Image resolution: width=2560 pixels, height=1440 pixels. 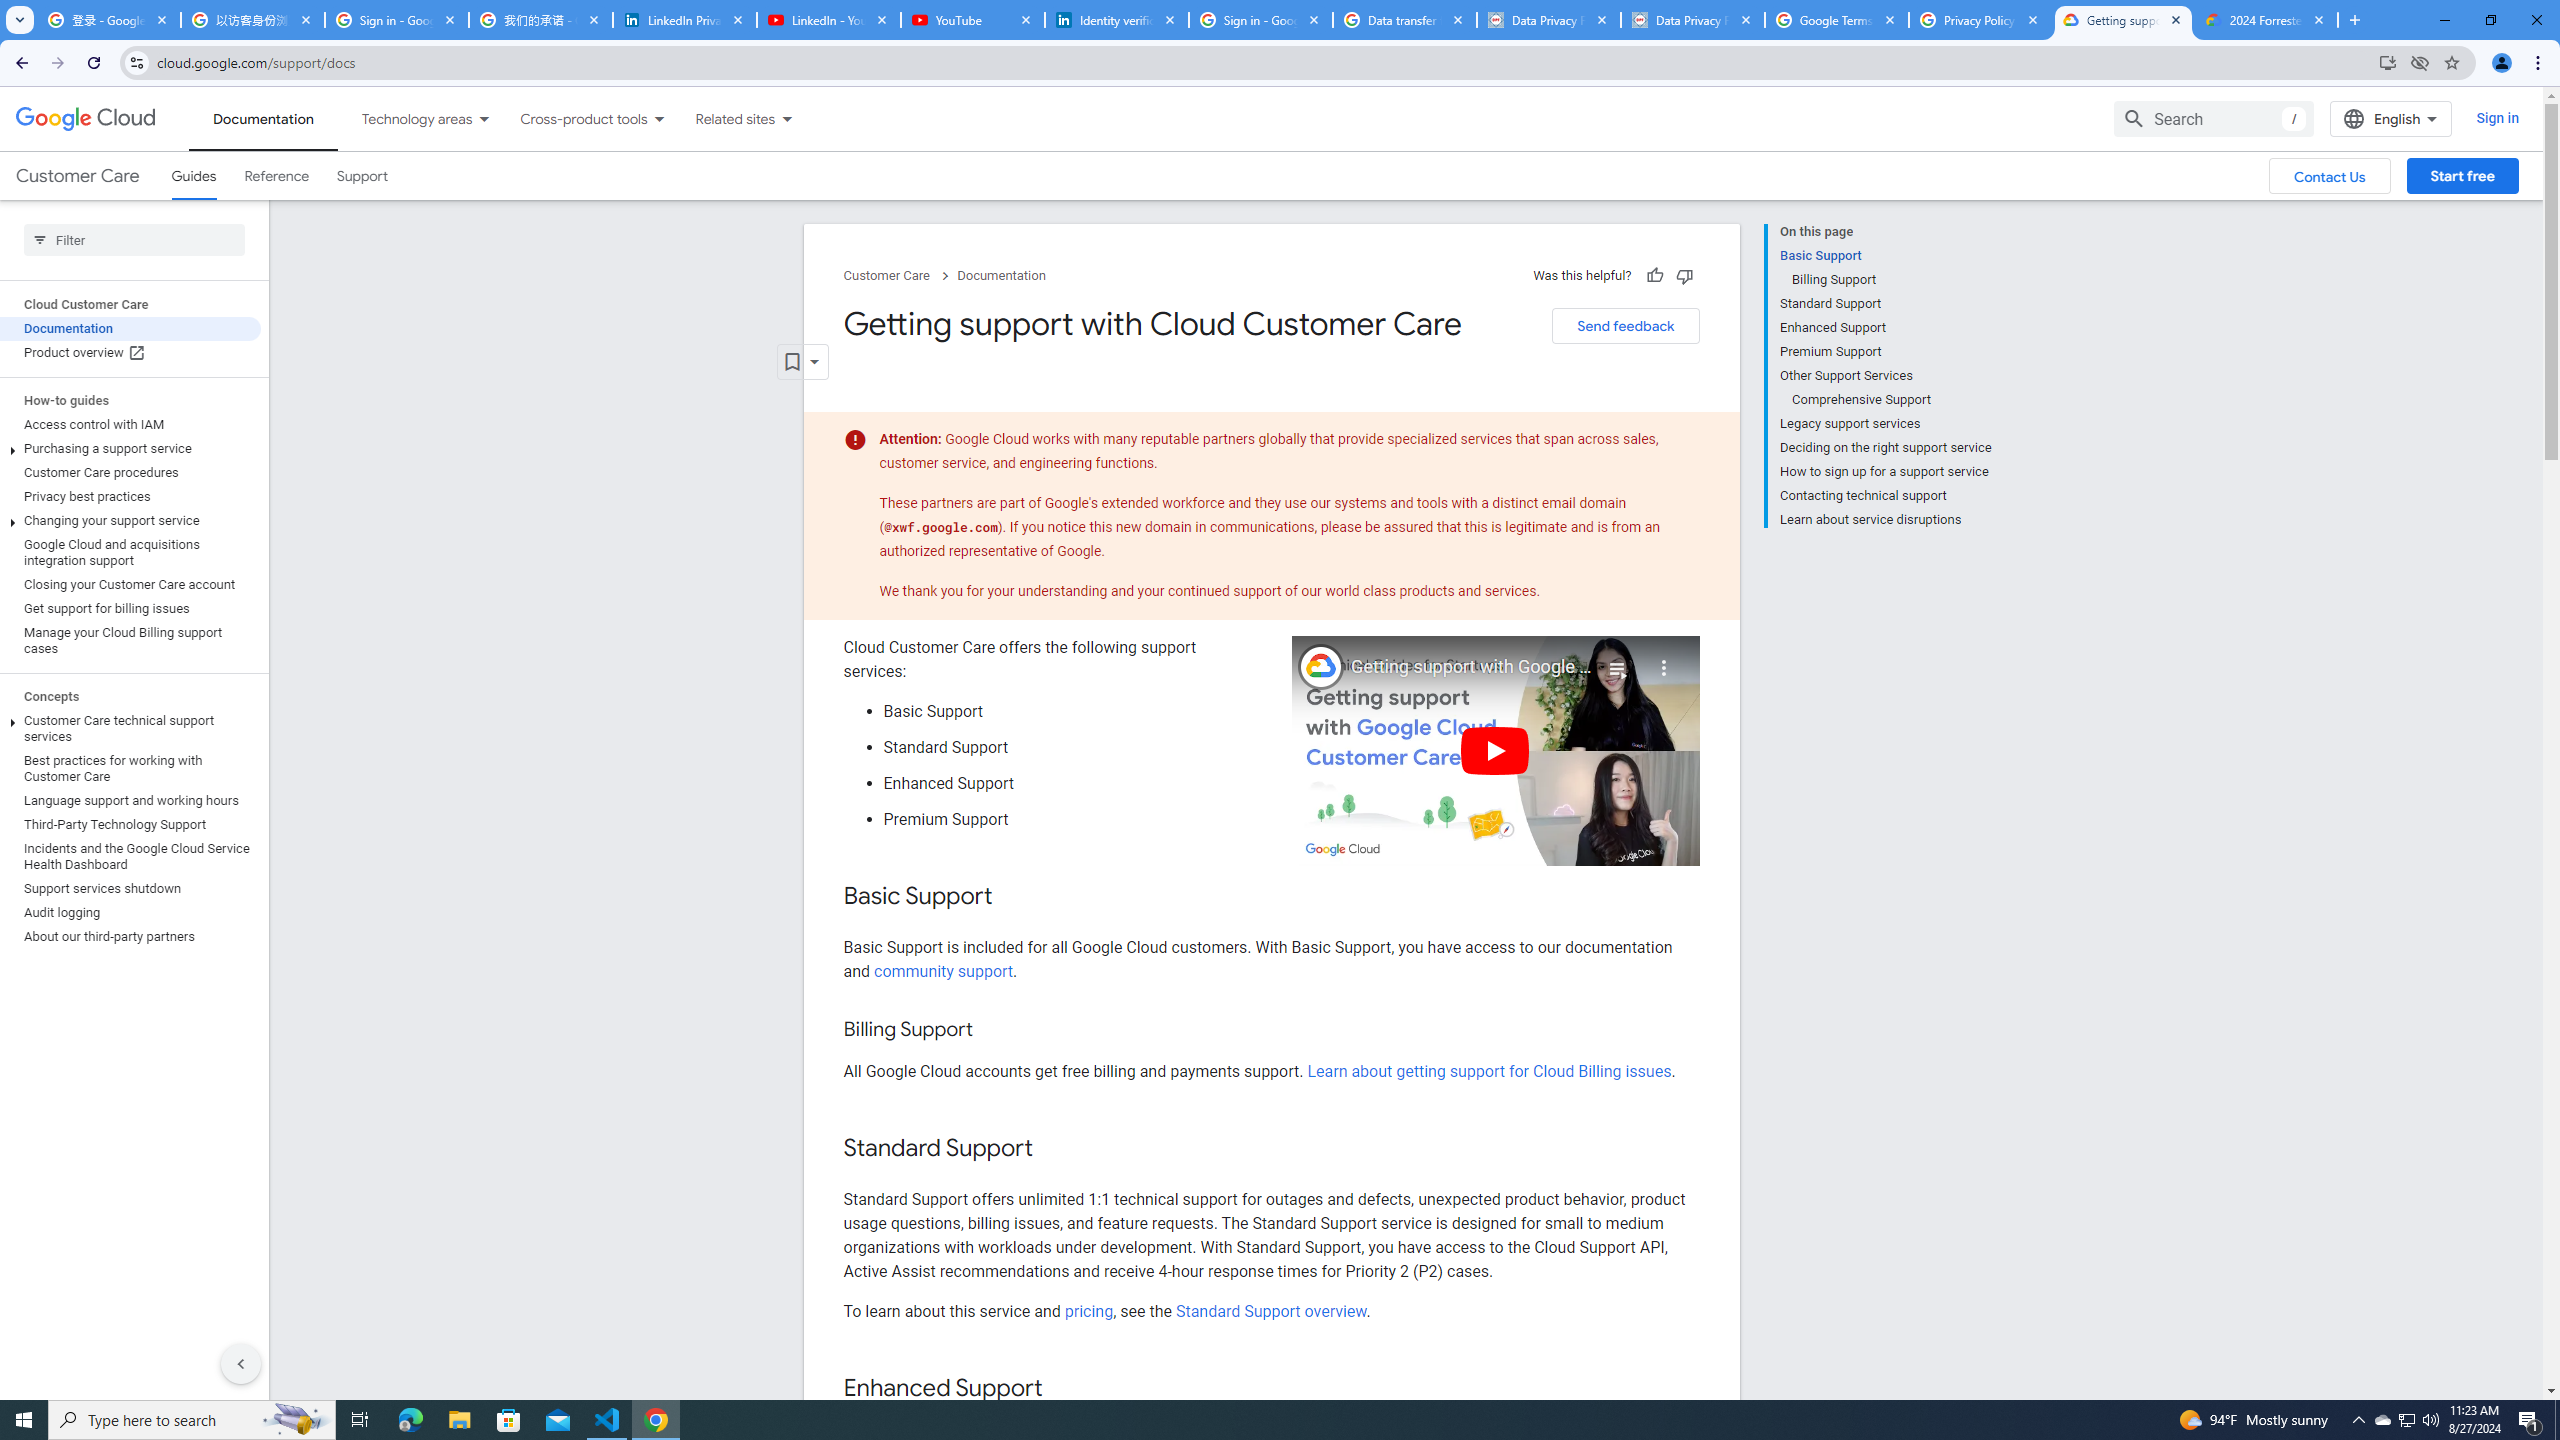 I want to click on 'Standard Support', so click(x=1884, y=302).